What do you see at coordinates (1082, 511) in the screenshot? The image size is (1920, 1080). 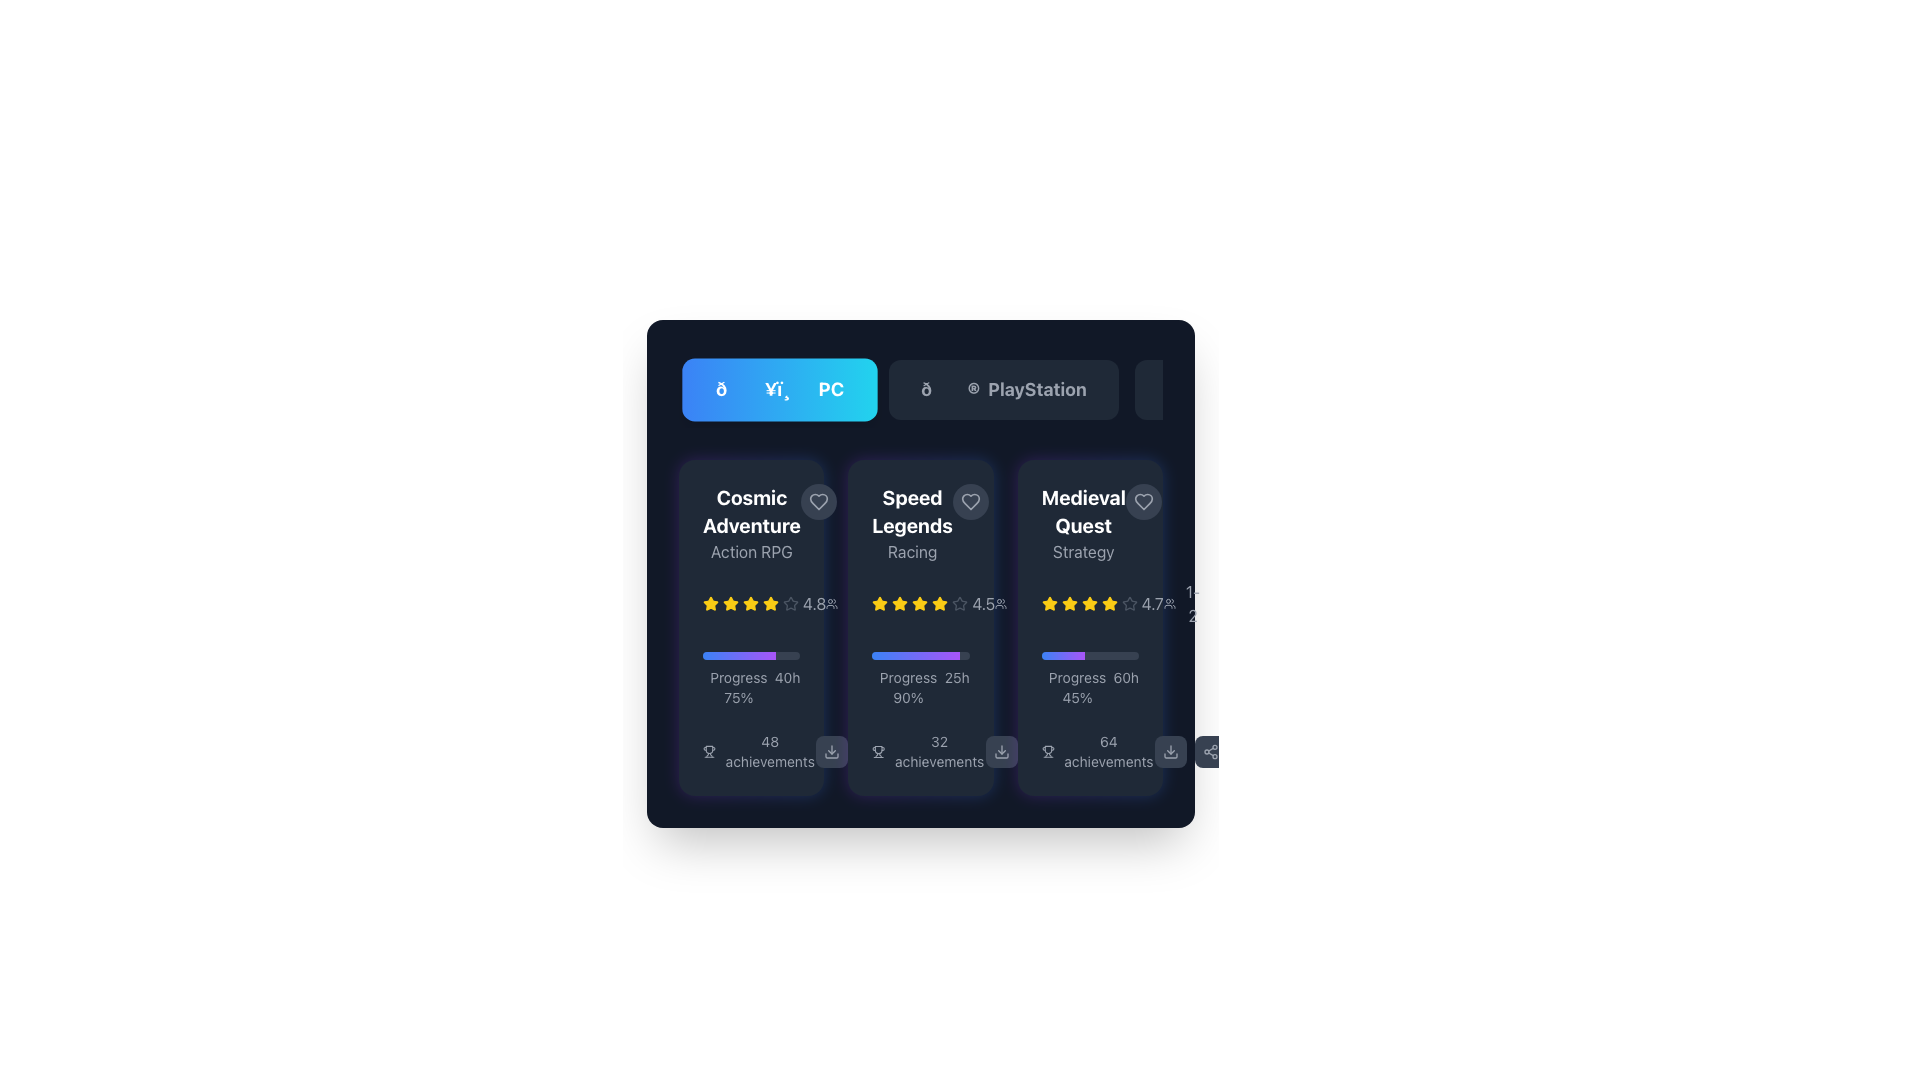 I see `the title label of the game card located in the third column of the grid layout, positioned above the subtitle 'Strategy'` at bounding box center [1082, 511].